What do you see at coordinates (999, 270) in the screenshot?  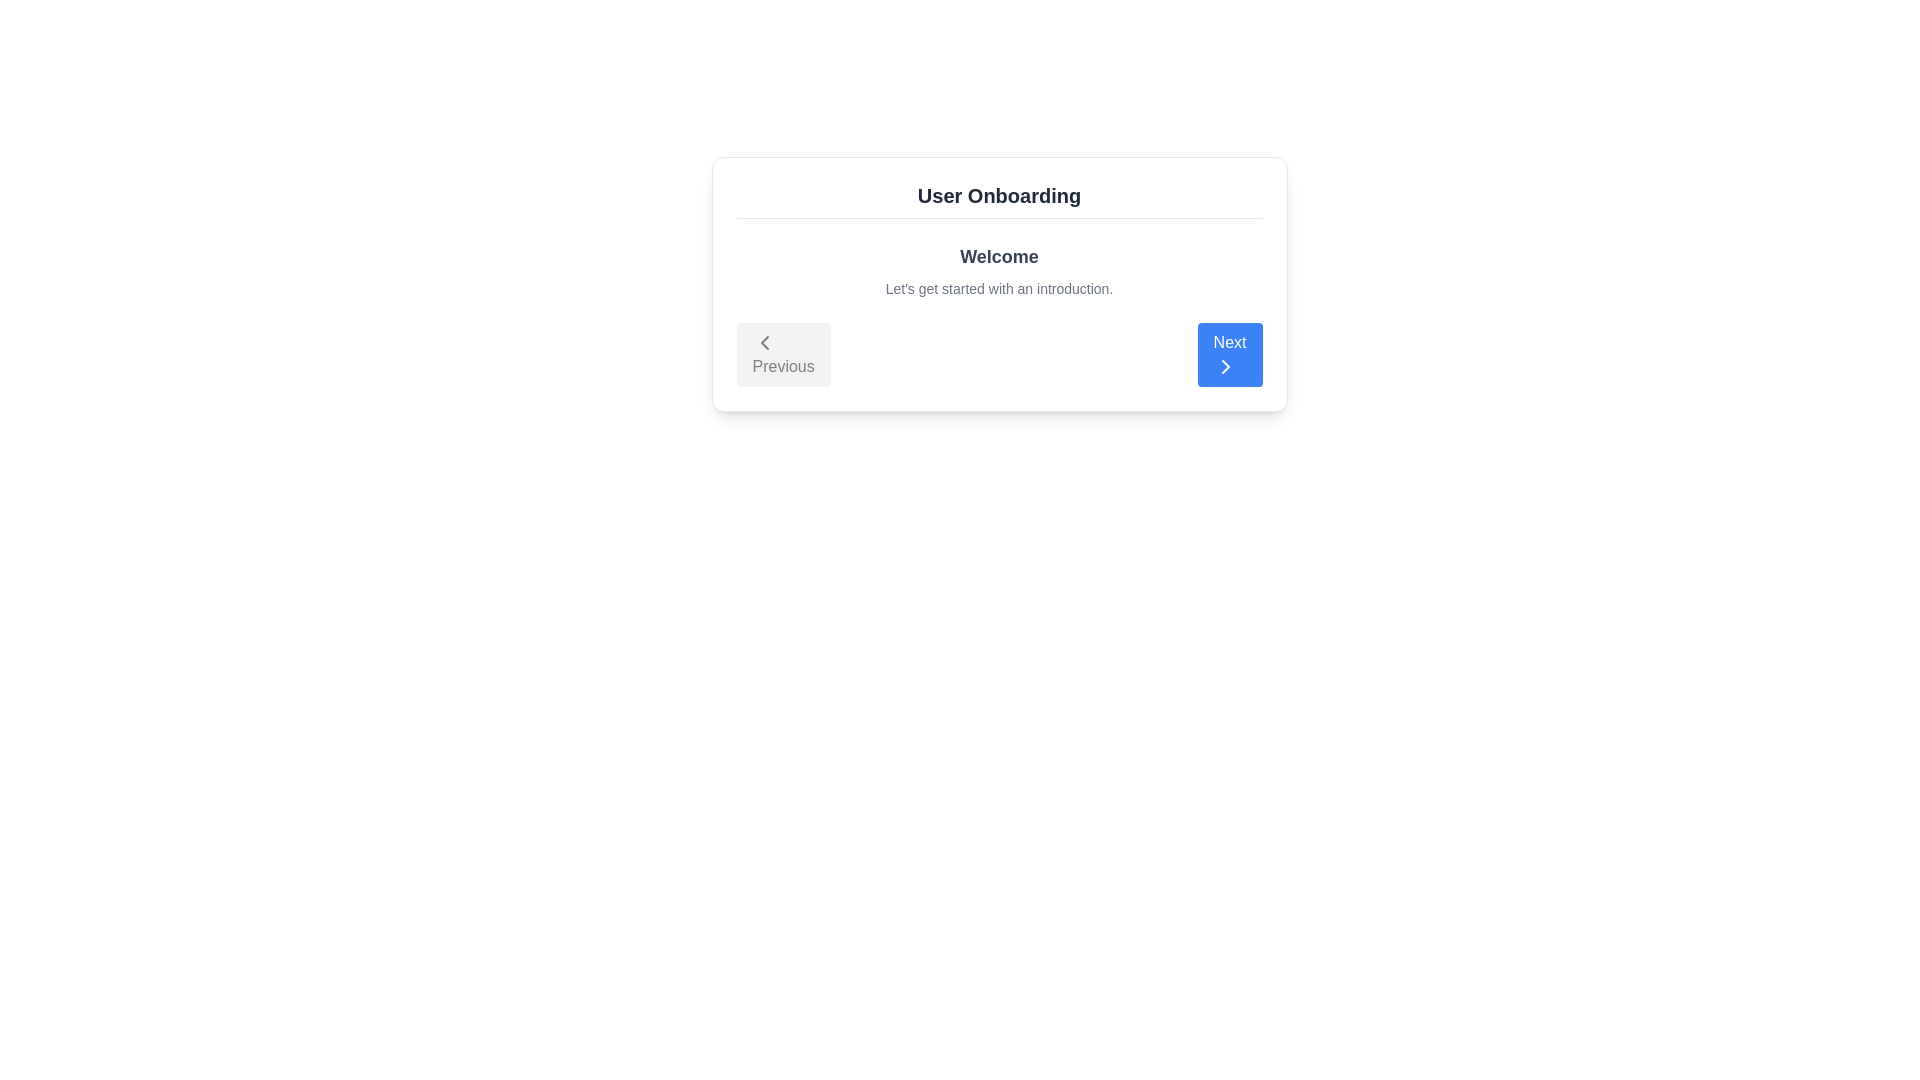 I see `the informational Text block located centrally within the 'User Onboarding' dialog box` at bounding box center [999, 270].